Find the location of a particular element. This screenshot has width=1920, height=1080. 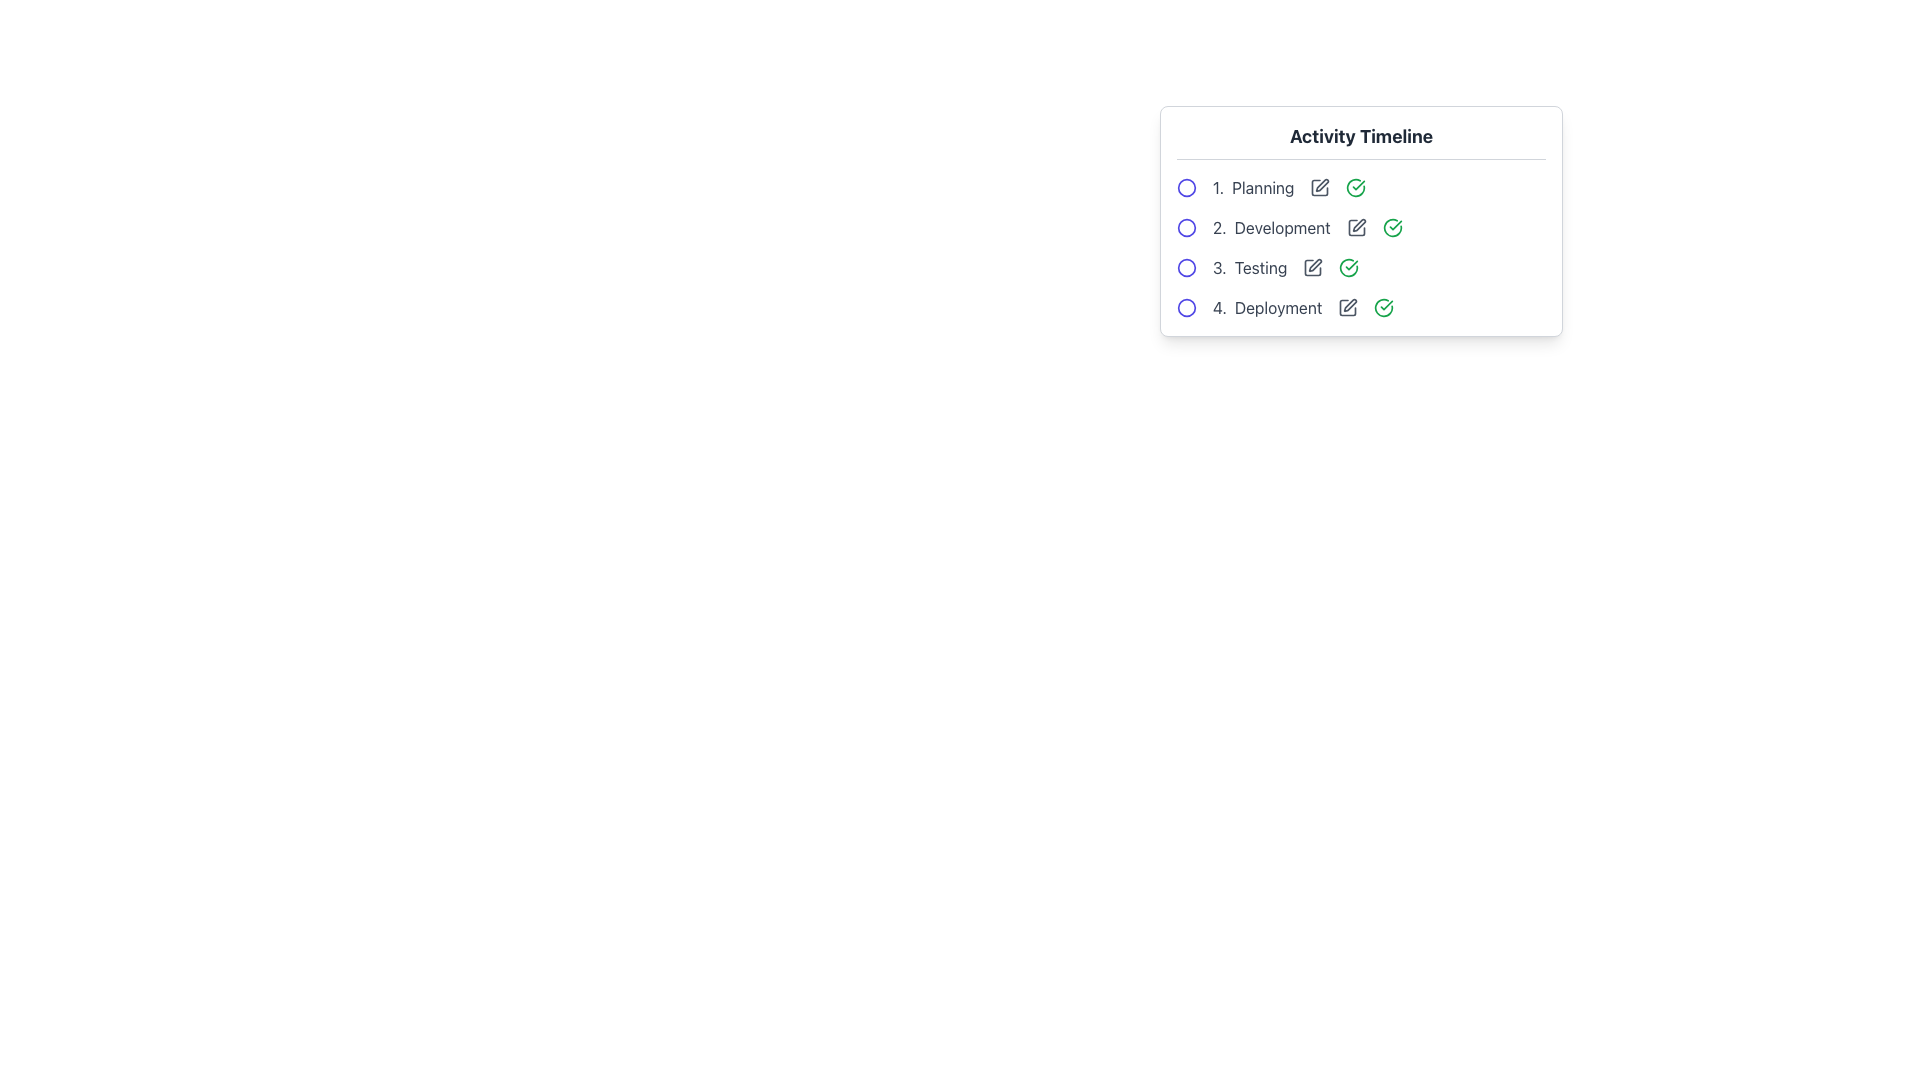

the edit icon located immediately to the right of the task label '3. Testing' in the 'Activity Timeline' section is located at coordinates (1315, 264).